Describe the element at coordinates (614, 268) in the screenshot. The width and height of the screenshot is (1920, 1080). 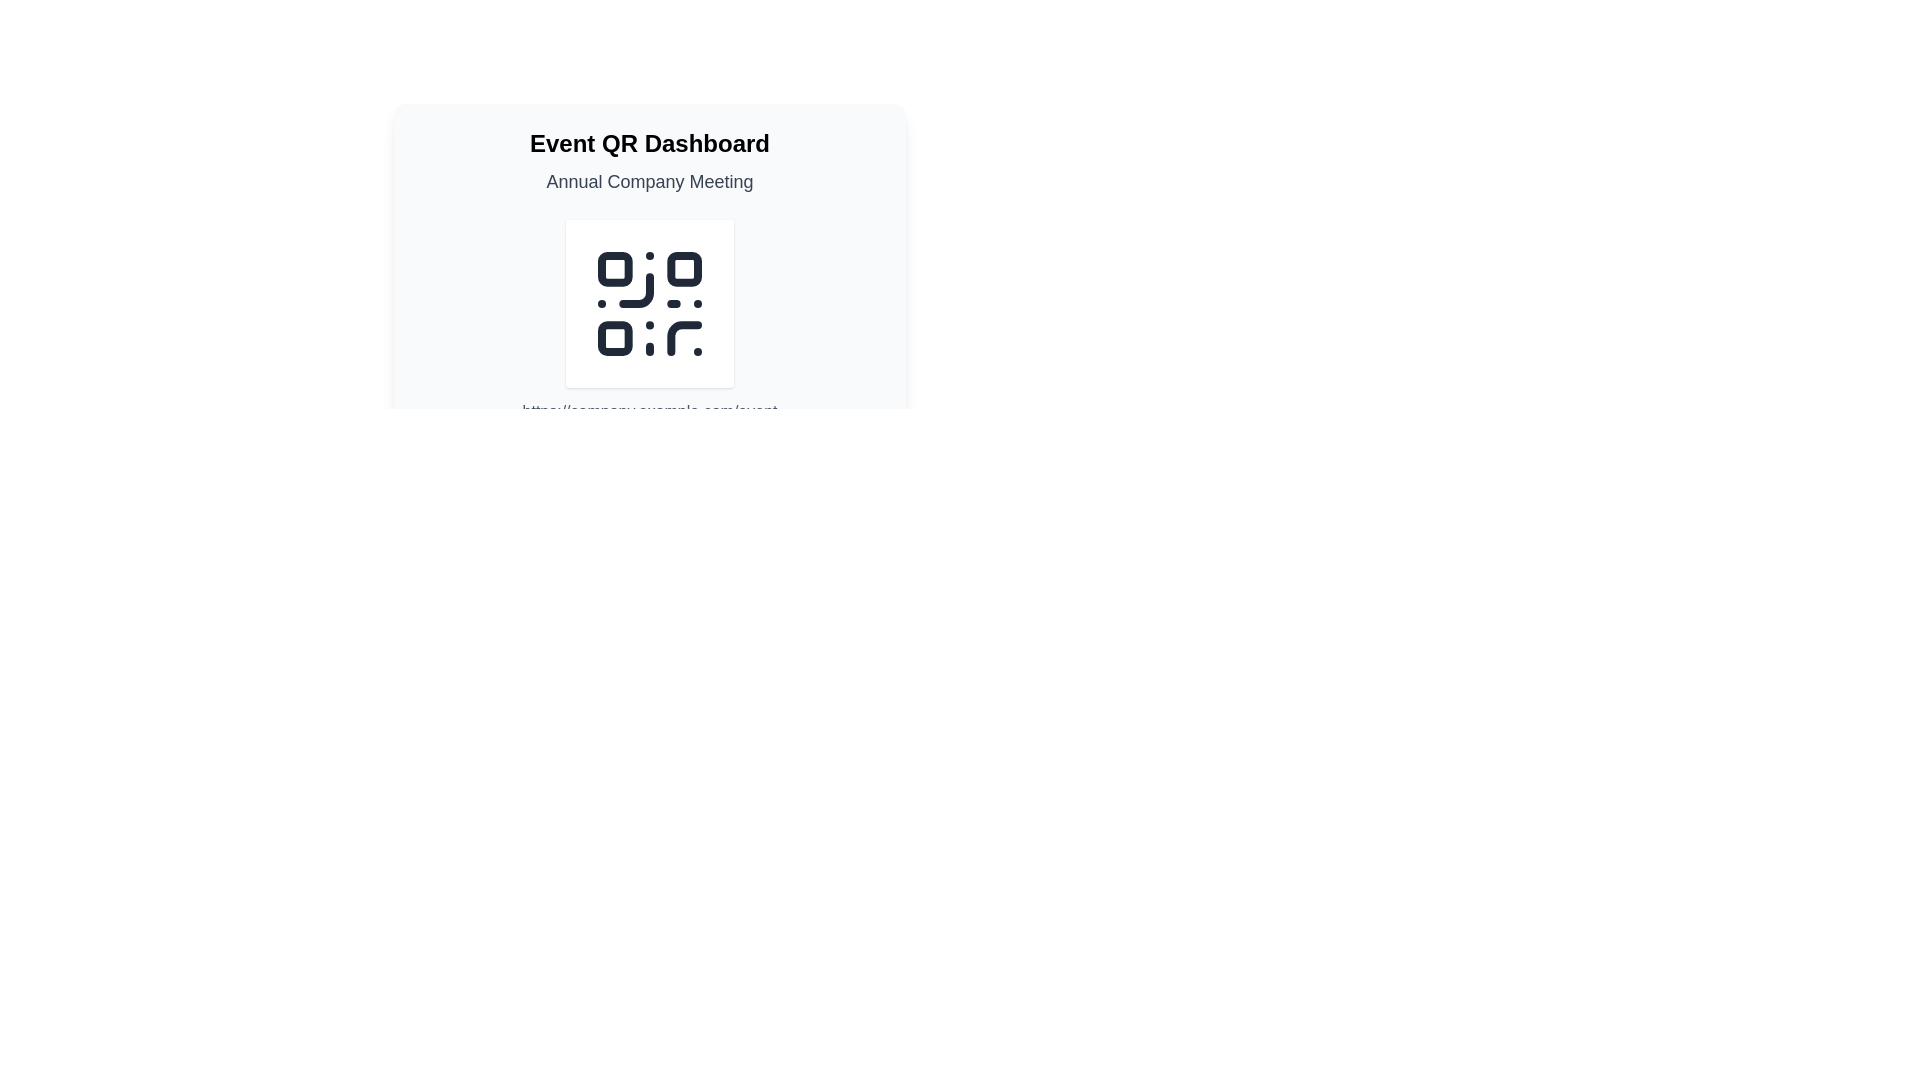
I see `the small square in the top-left segment of the QR code, which has a white background and rounded corners` at that location.